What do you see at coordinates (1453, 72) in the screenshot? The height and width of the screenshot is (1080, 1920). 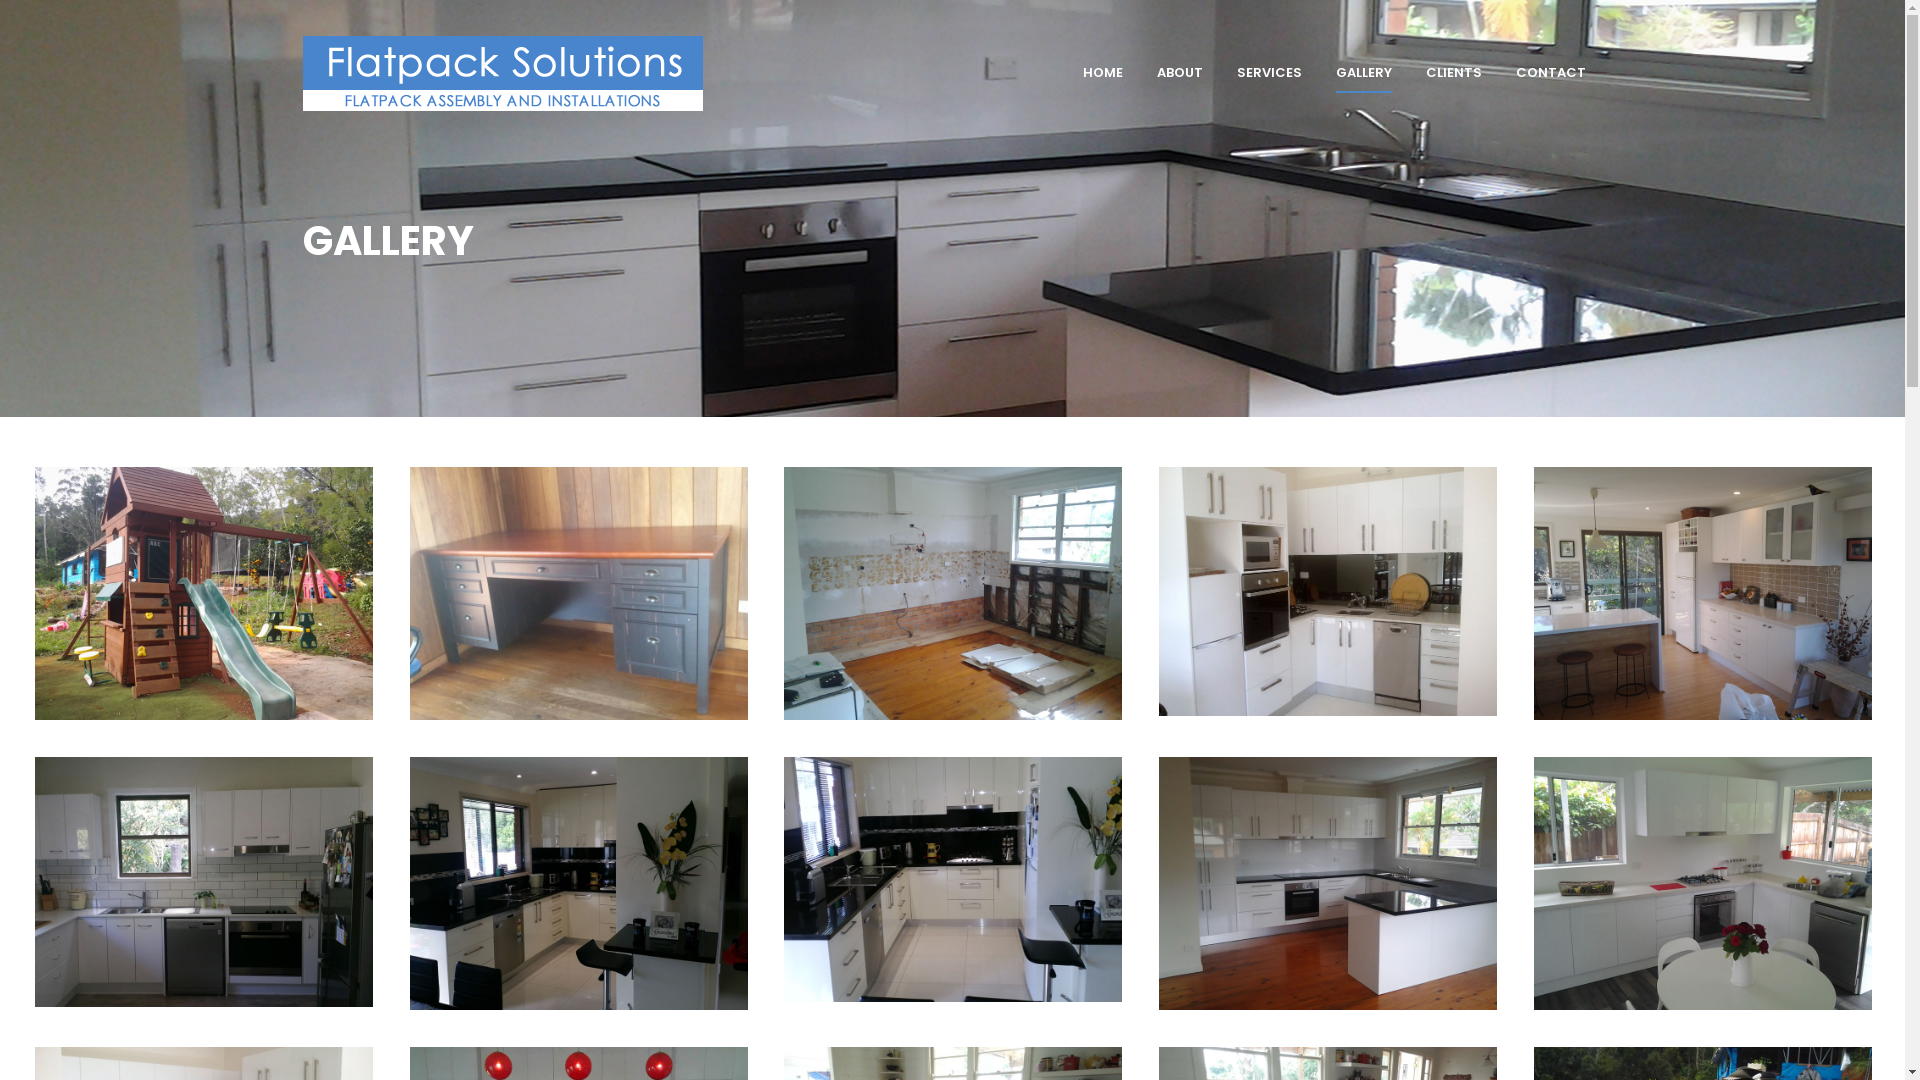 I see `'CLIENTS'` at bounding box center [1453, 72].